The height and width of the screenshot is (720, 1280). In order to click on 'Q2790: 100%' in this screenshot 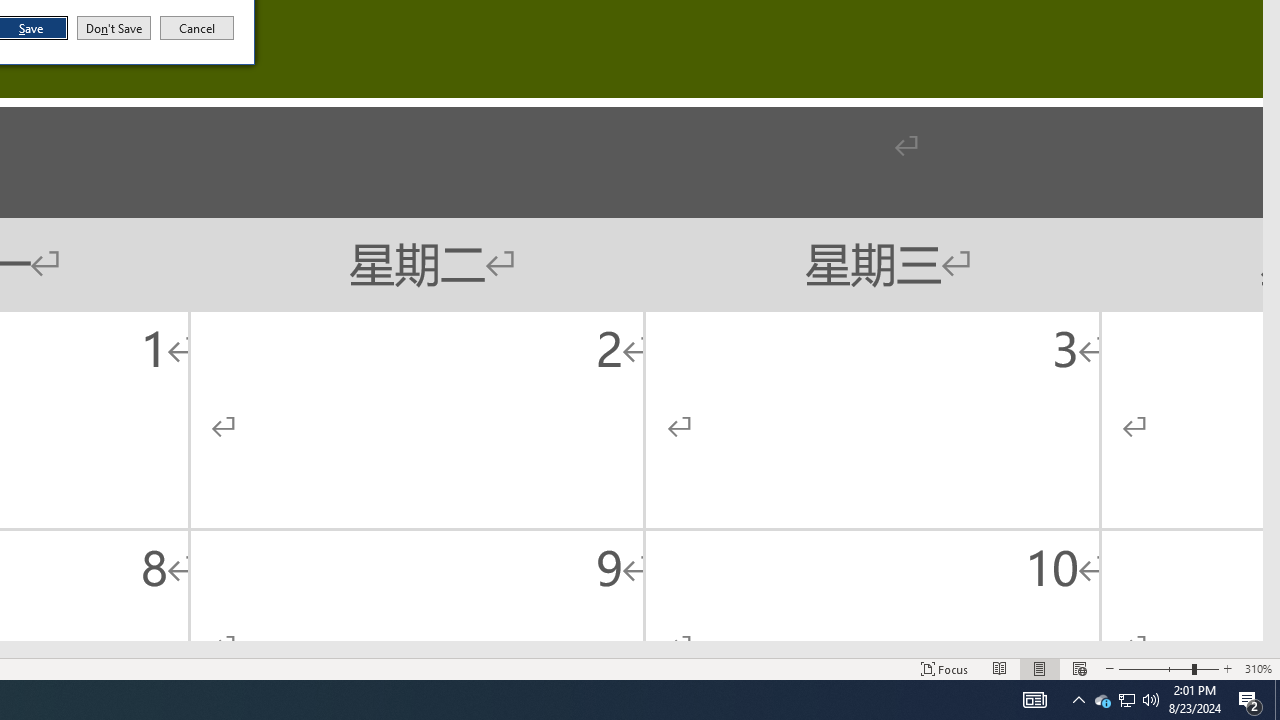, I will do `click(1101, 698)`.